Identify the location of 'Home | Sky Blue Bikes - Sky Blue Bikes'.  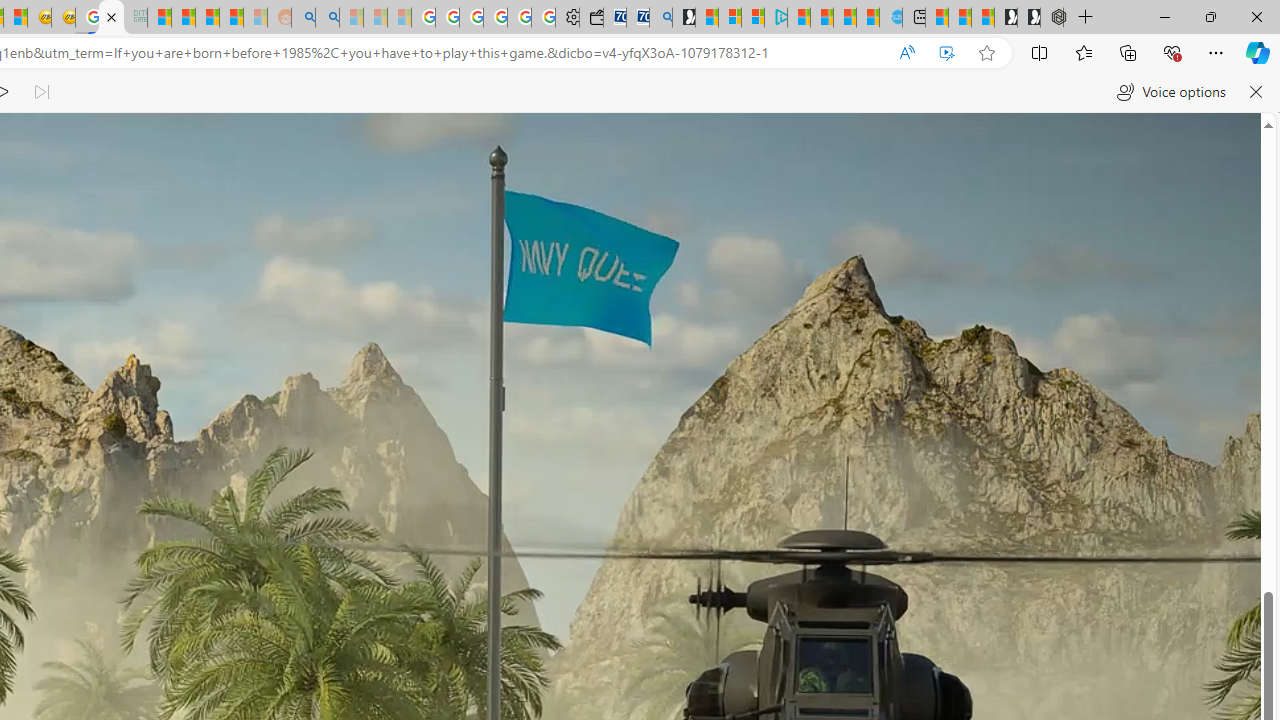
(889, 17).